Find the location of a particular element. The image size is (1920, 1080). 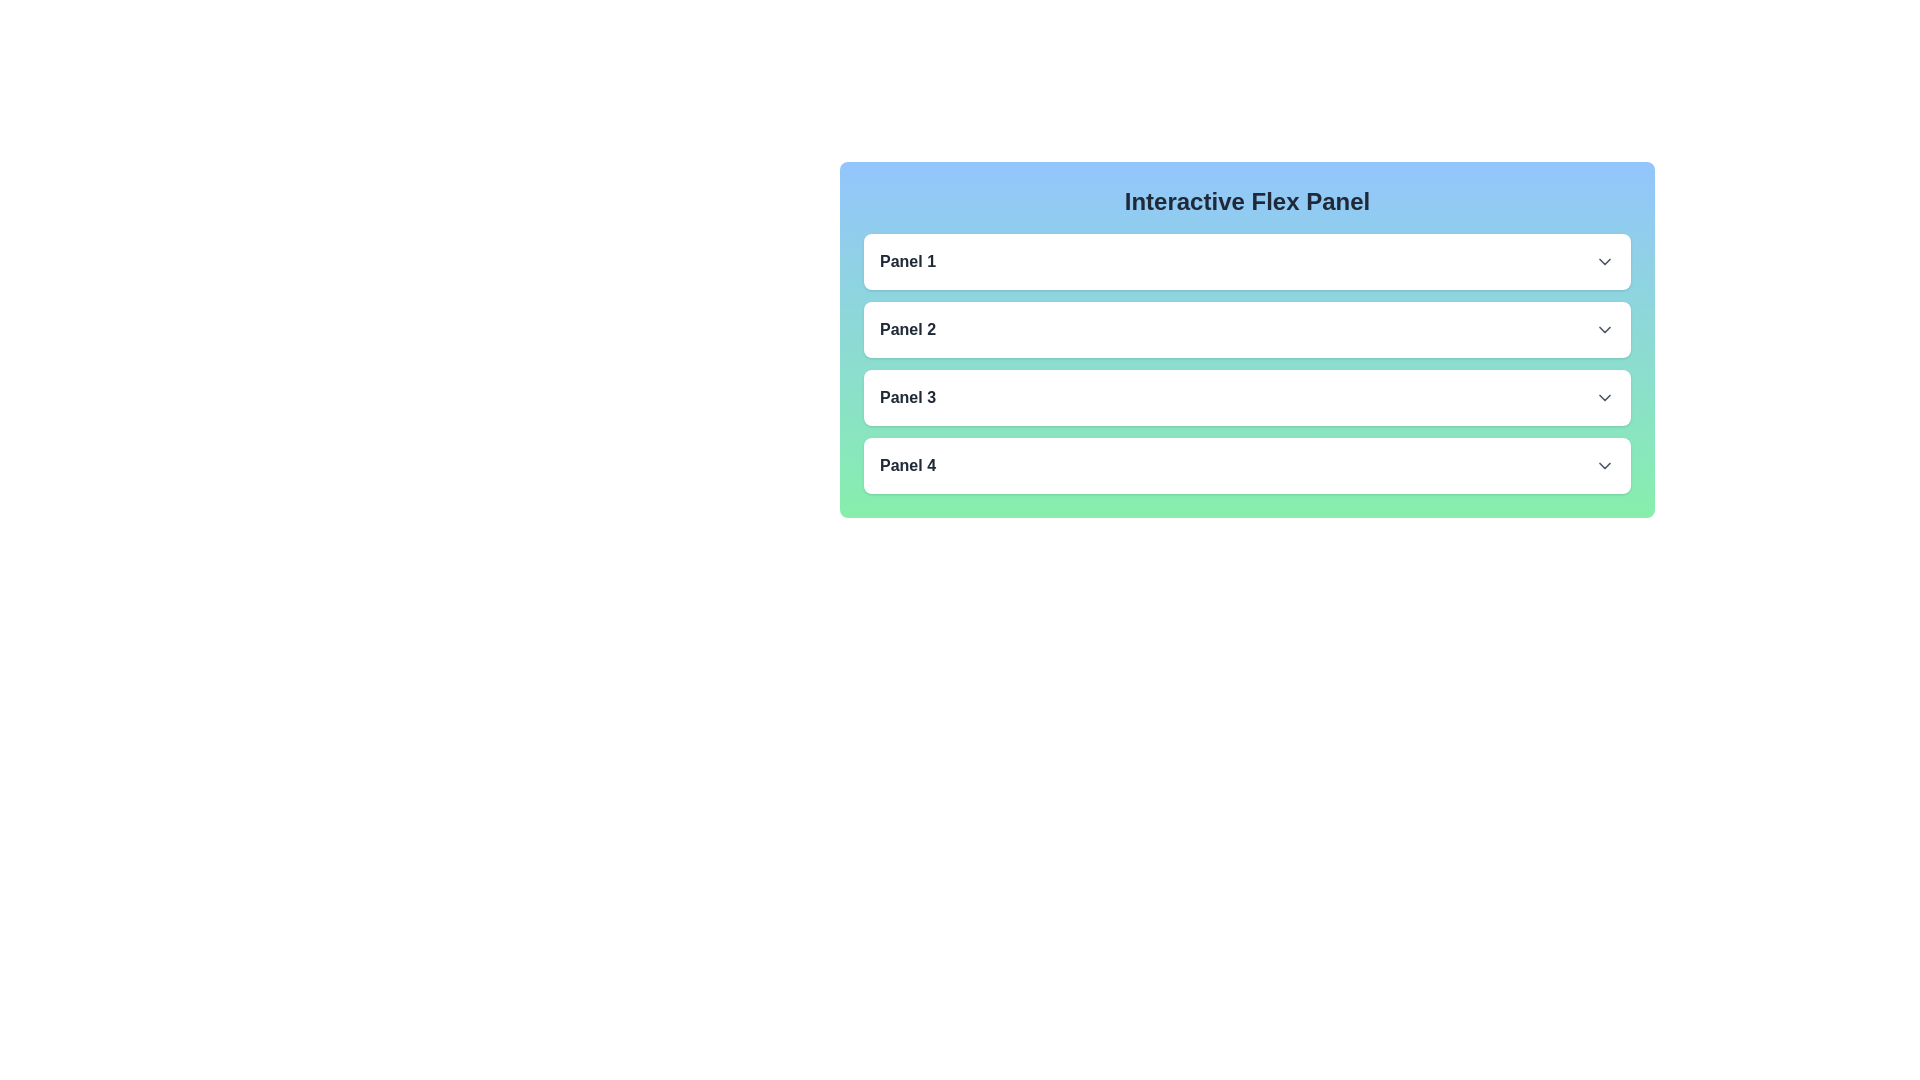

text content of the 'Panel 1' label, which is displayed in bold dark gray on a light background within the header row of the first collapsible panel is located at coordinates (906, 261).